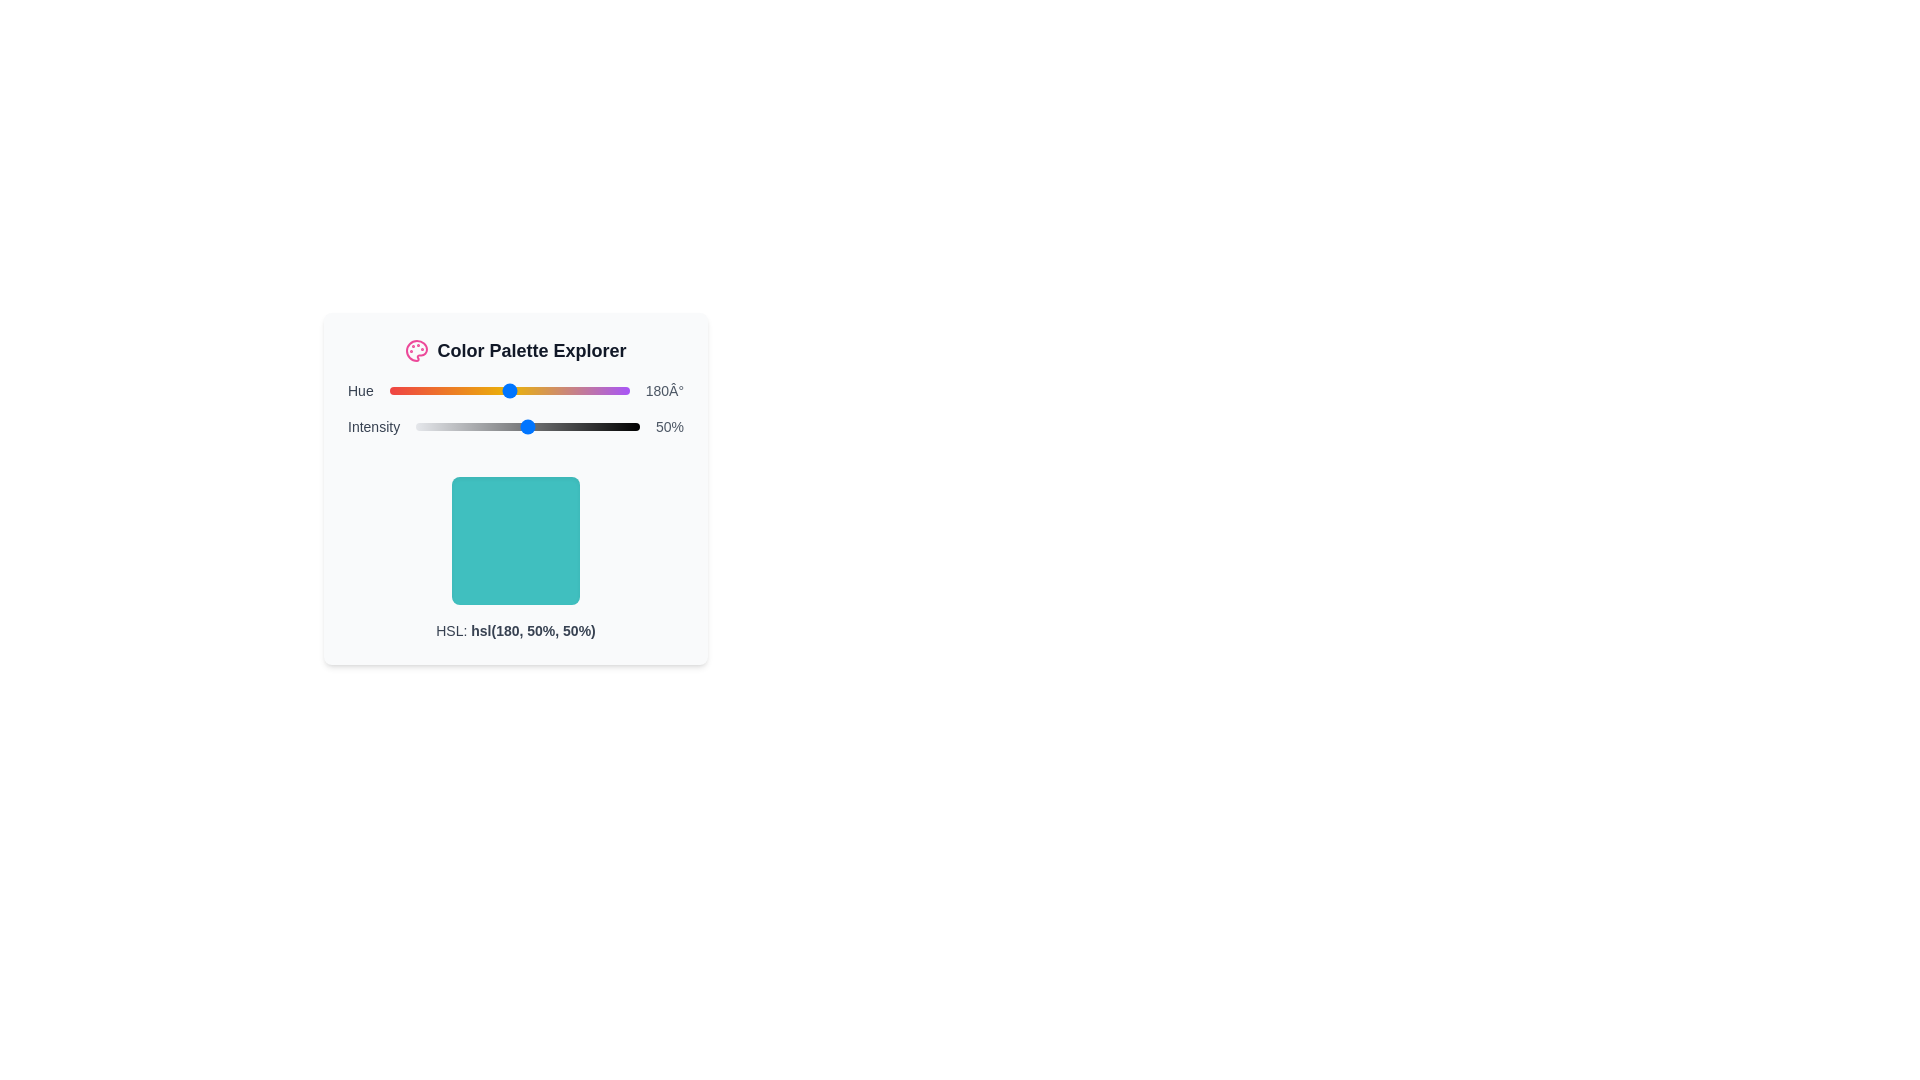 This screenshot has width=1920, height=1080. What do you see at coordinates (417, 390) in the screenshot?
I see `the hue slider to set the hue to 44 degrees` at bounding box center [417, 390].